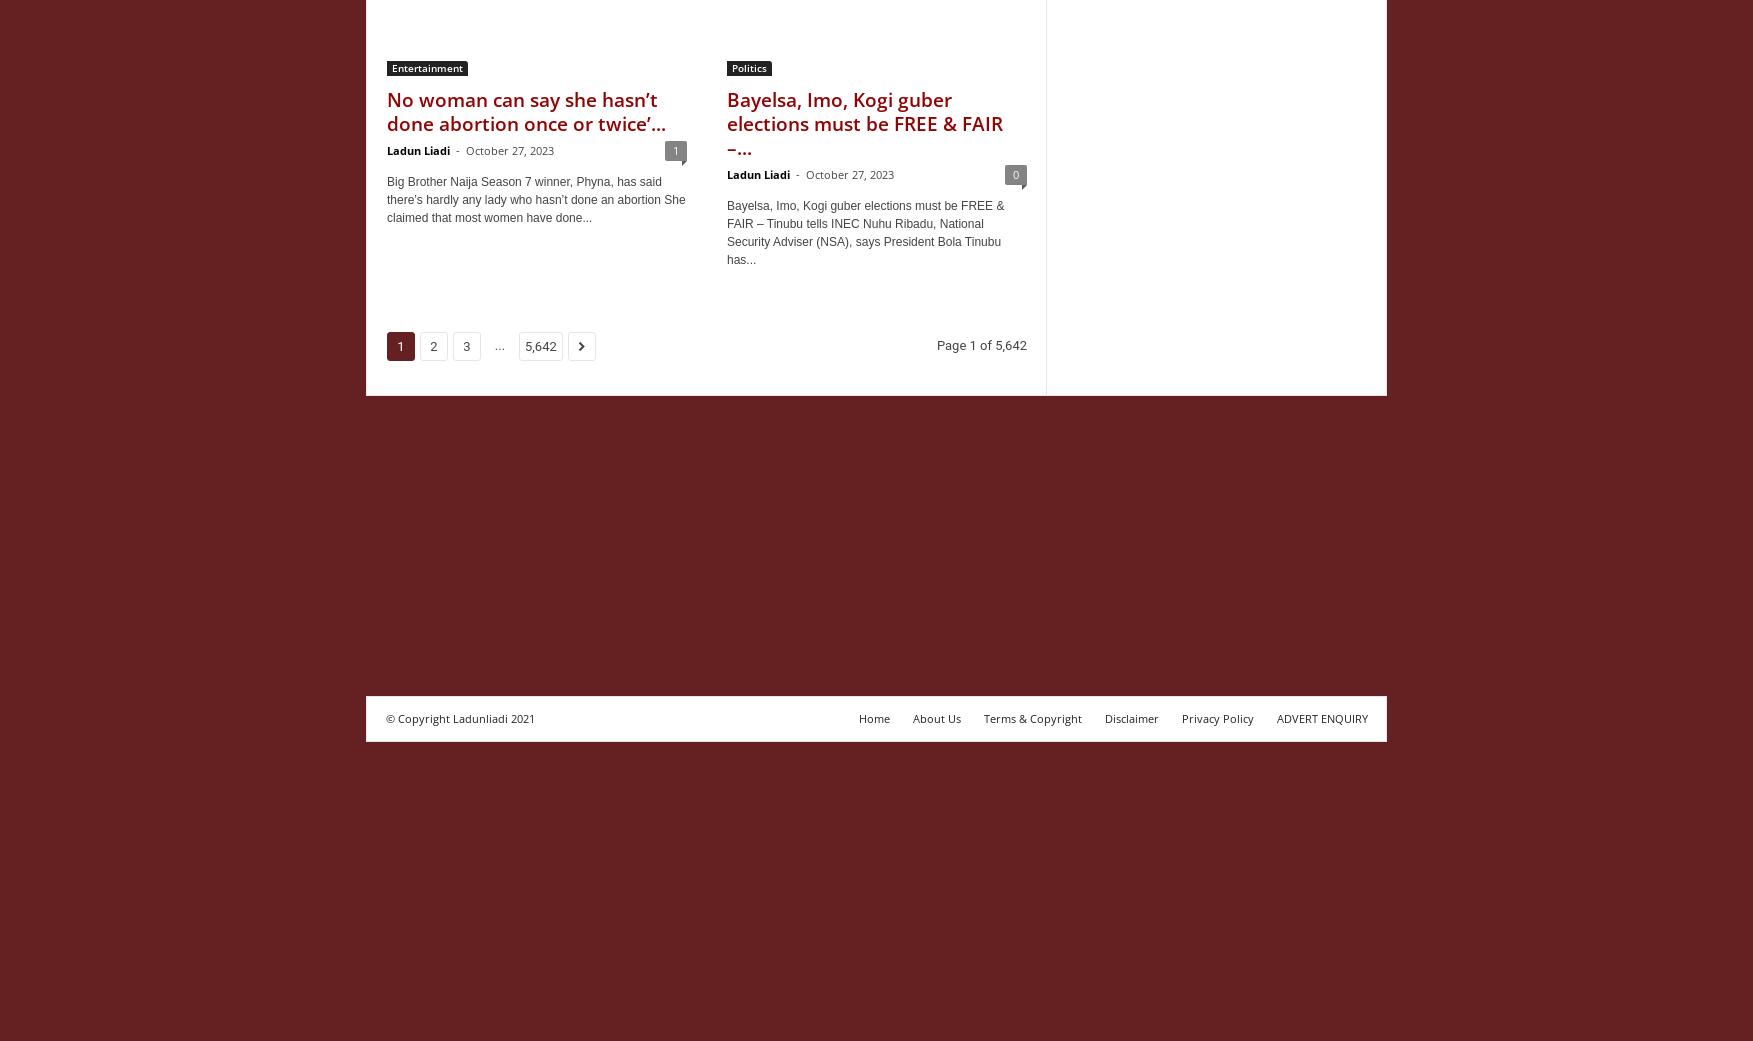 This screenshot has width=1753, height=1041. I want to click on 'Privacy Policy', so click(1182, 717).